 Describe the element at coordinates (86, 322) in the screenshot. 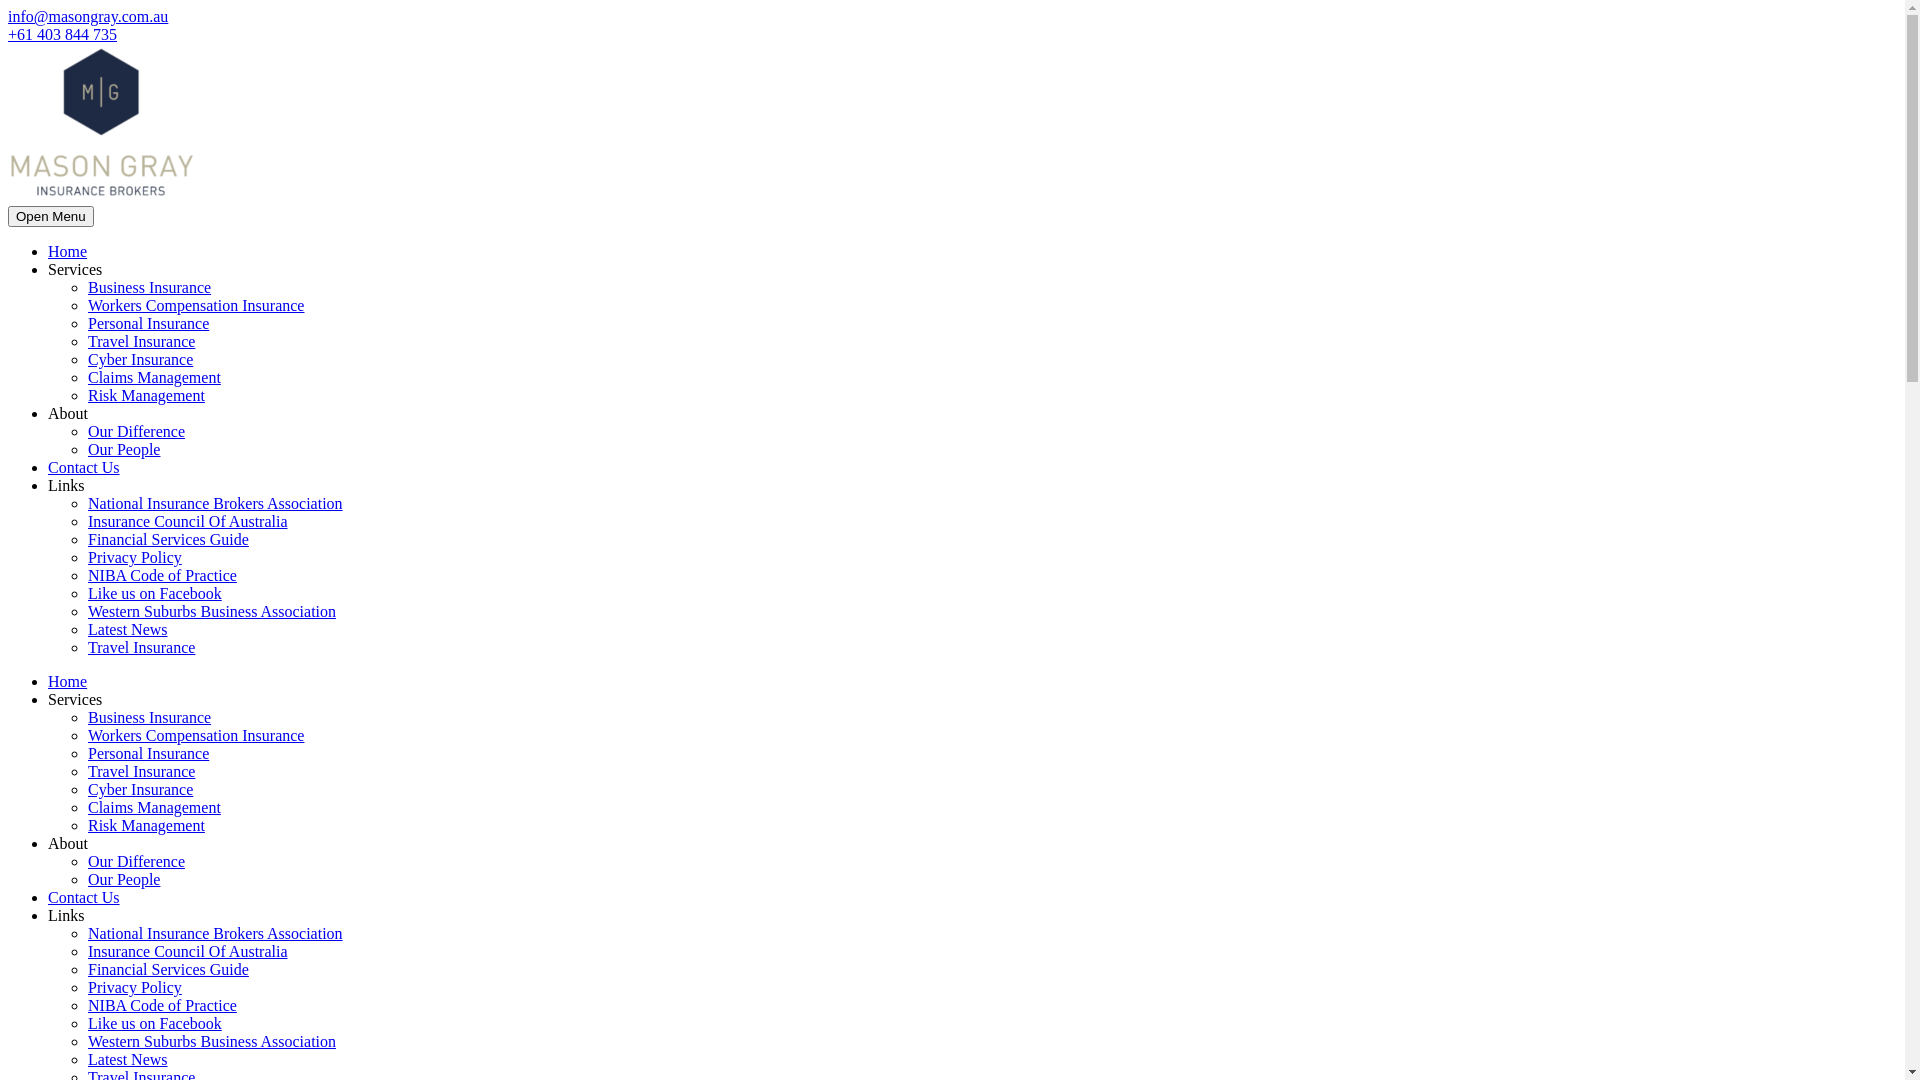

I see `'Personal Insurance'` at that location.